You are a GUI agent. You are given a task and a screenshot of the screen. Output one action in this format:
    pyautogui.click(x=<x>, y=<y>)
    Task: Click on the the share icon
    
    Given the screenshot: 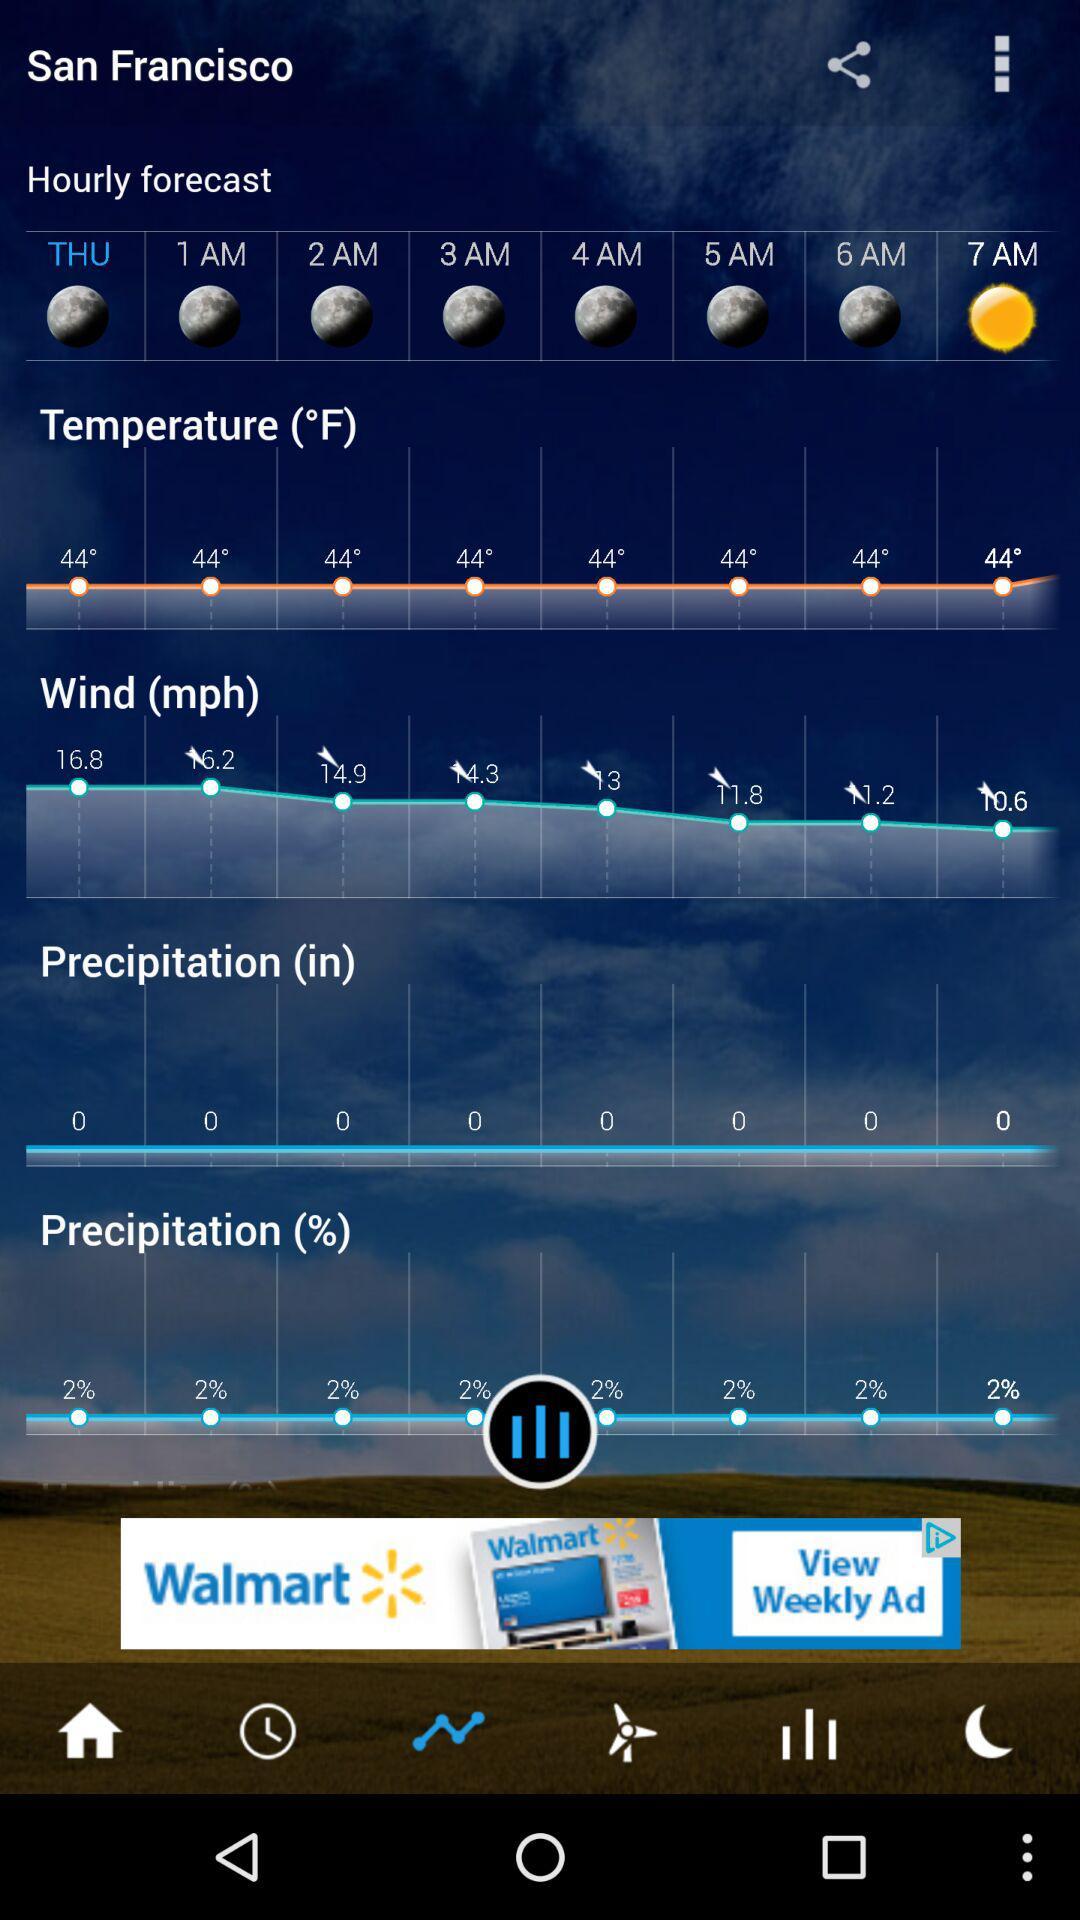 What is the action you would take?
    pyautogui.click(x=848, y=68)
    